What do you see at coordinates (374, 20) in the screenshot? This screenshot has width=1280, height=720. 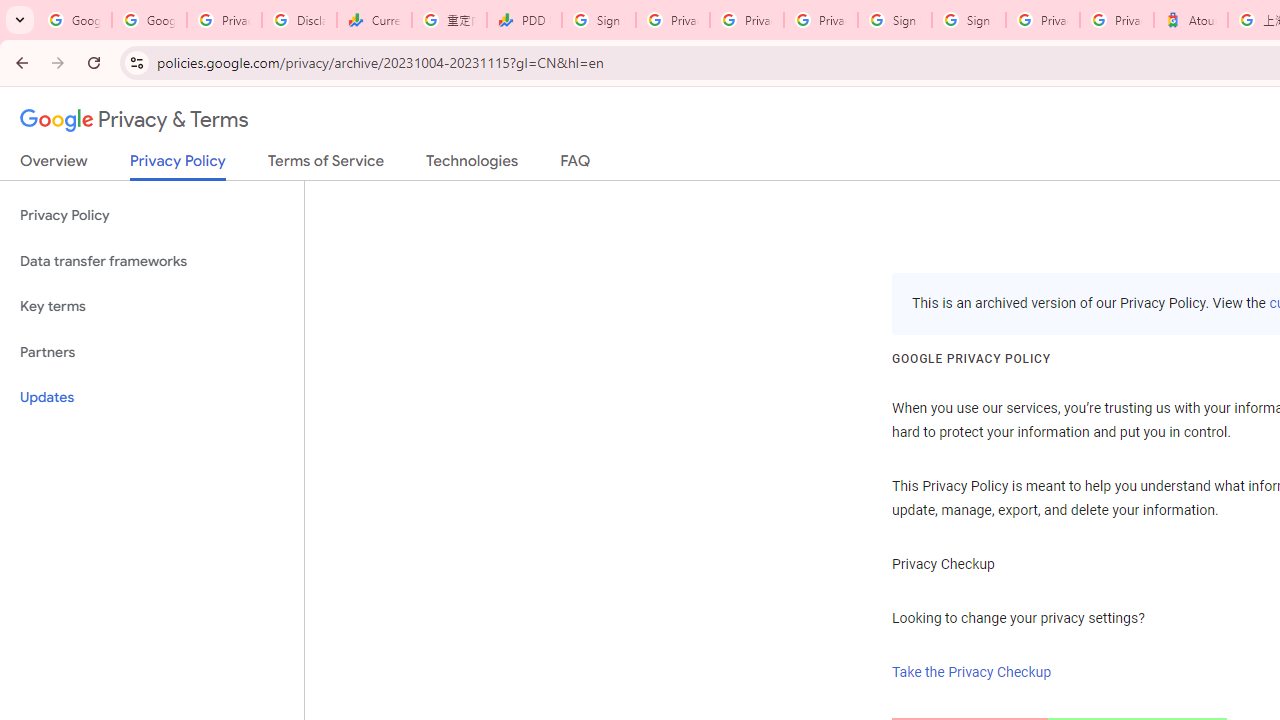 I see `'Currencies - Google Finance'` at bounding box center [374, 20].